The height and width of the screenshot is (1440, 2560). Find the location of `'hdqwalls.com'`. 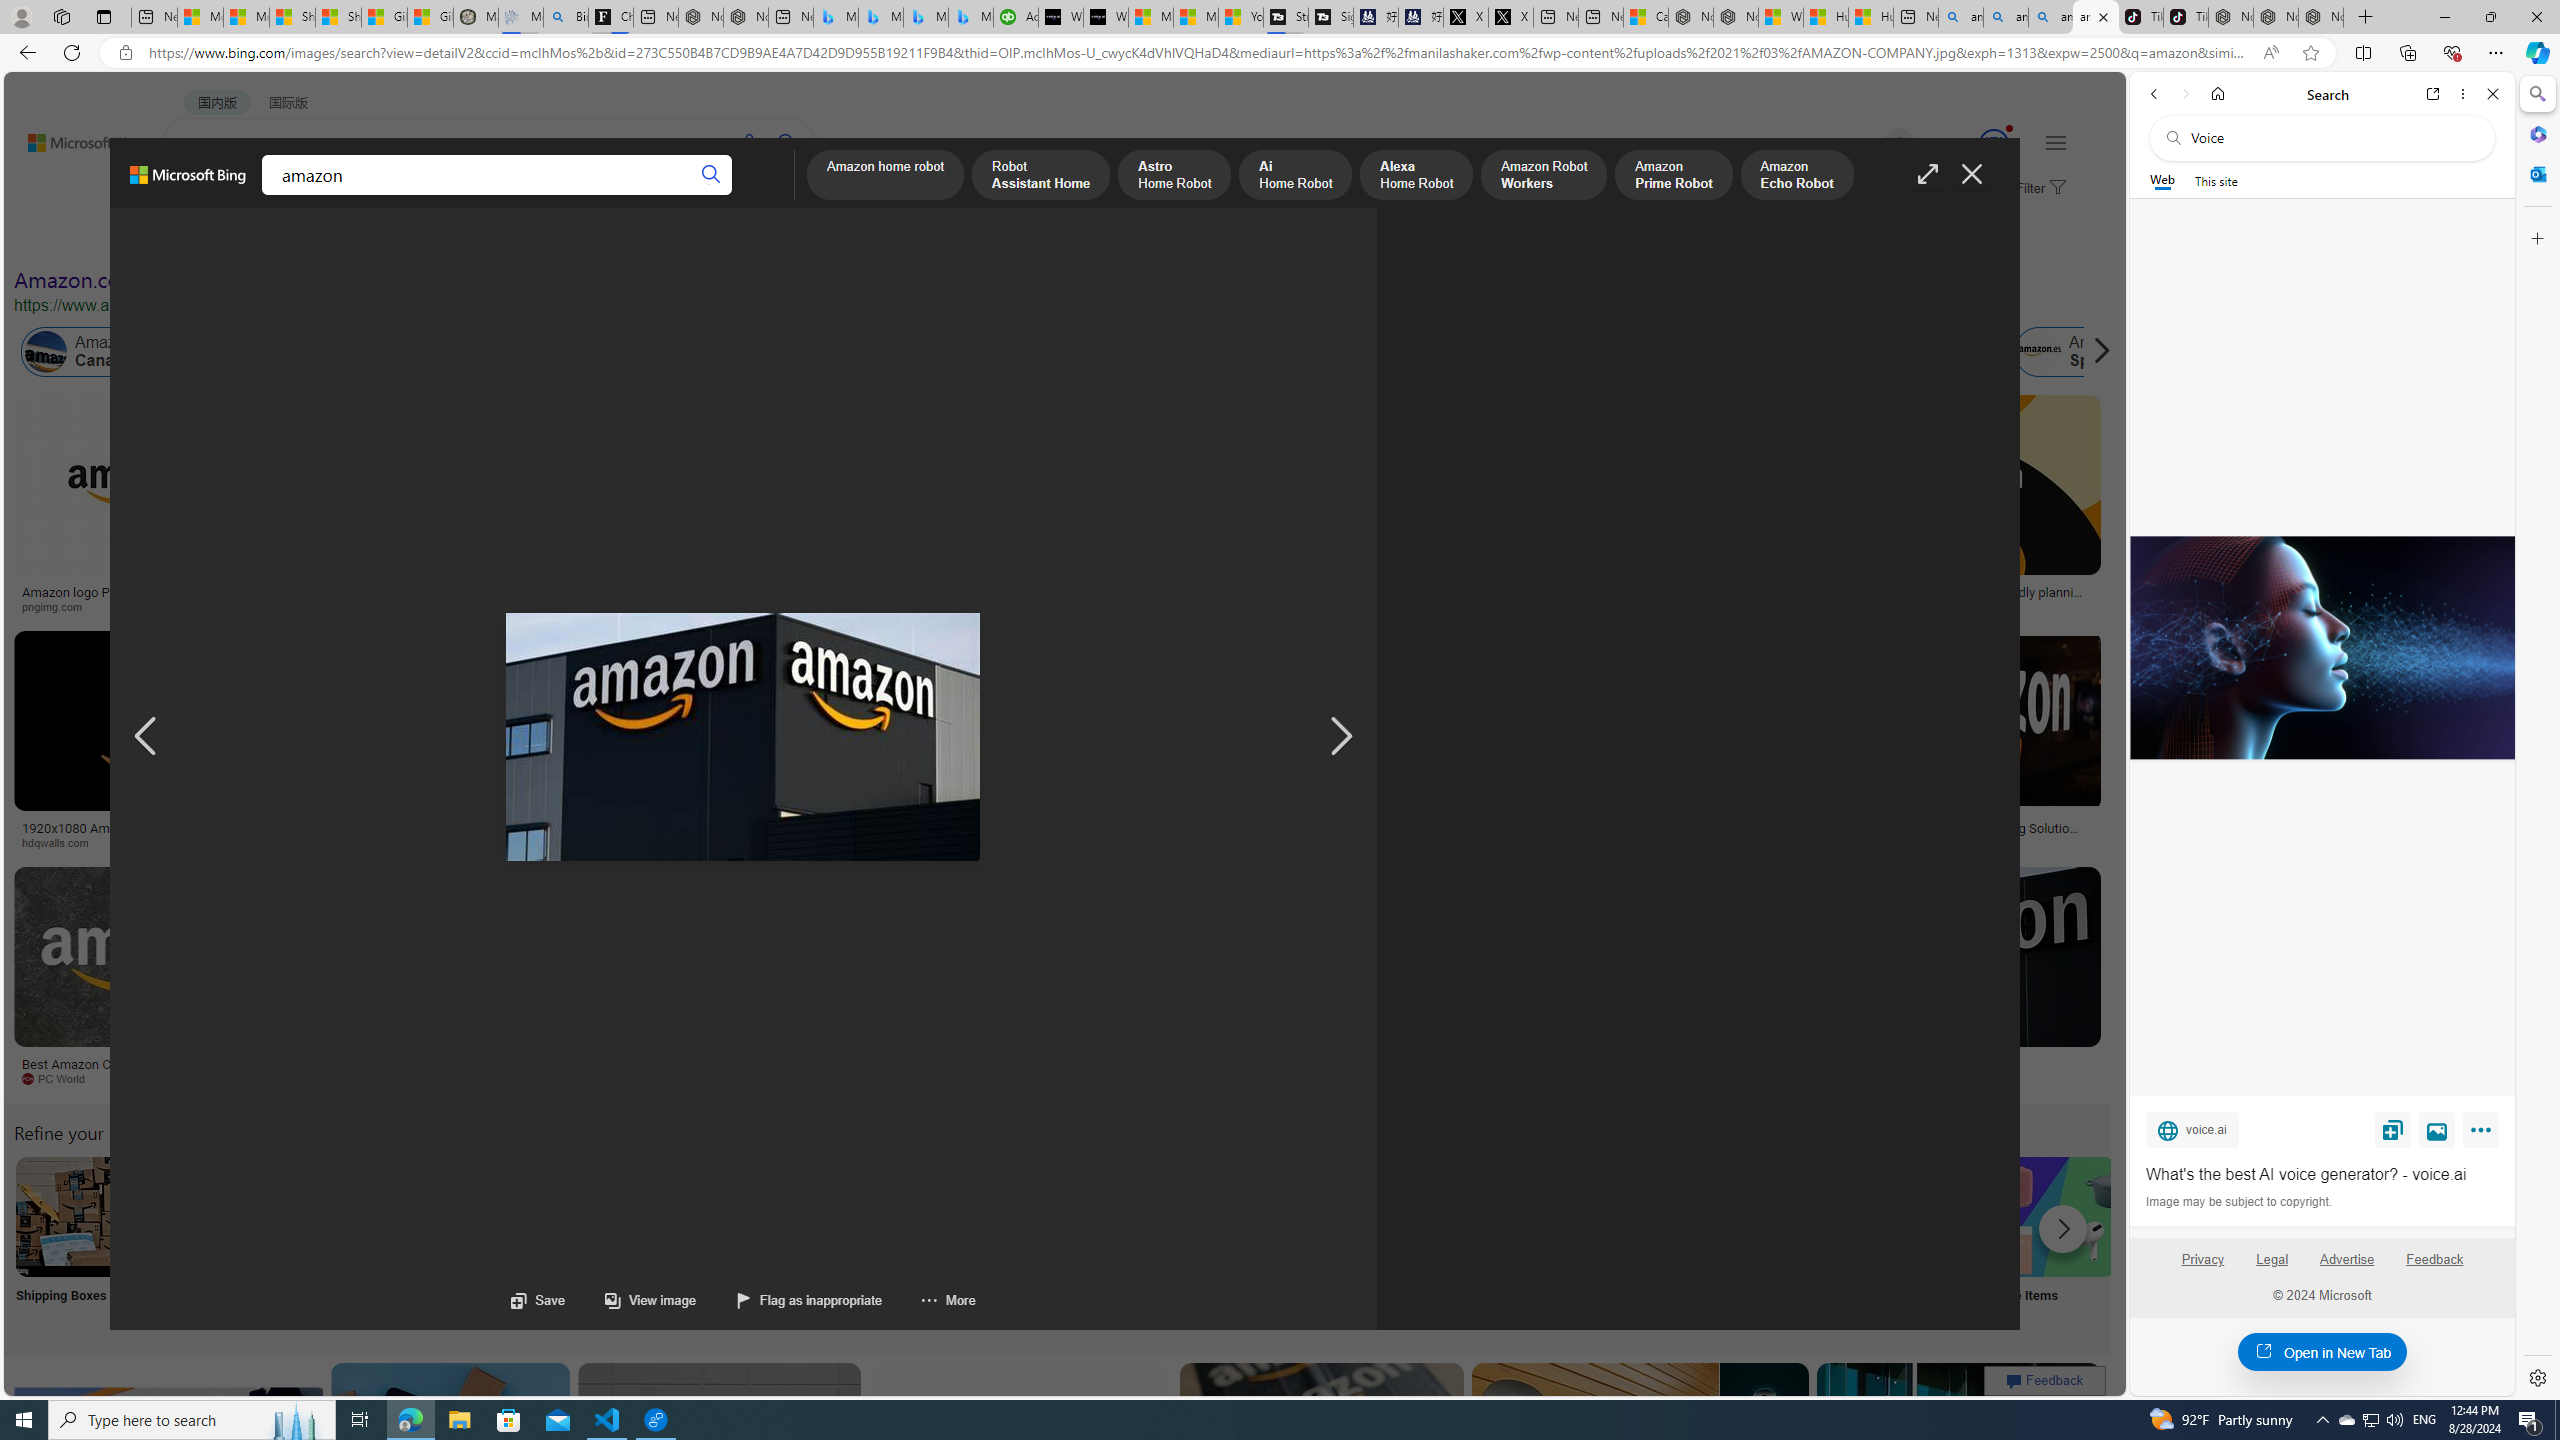

'hdqwalls.com' is located at coordinates (61, 842).